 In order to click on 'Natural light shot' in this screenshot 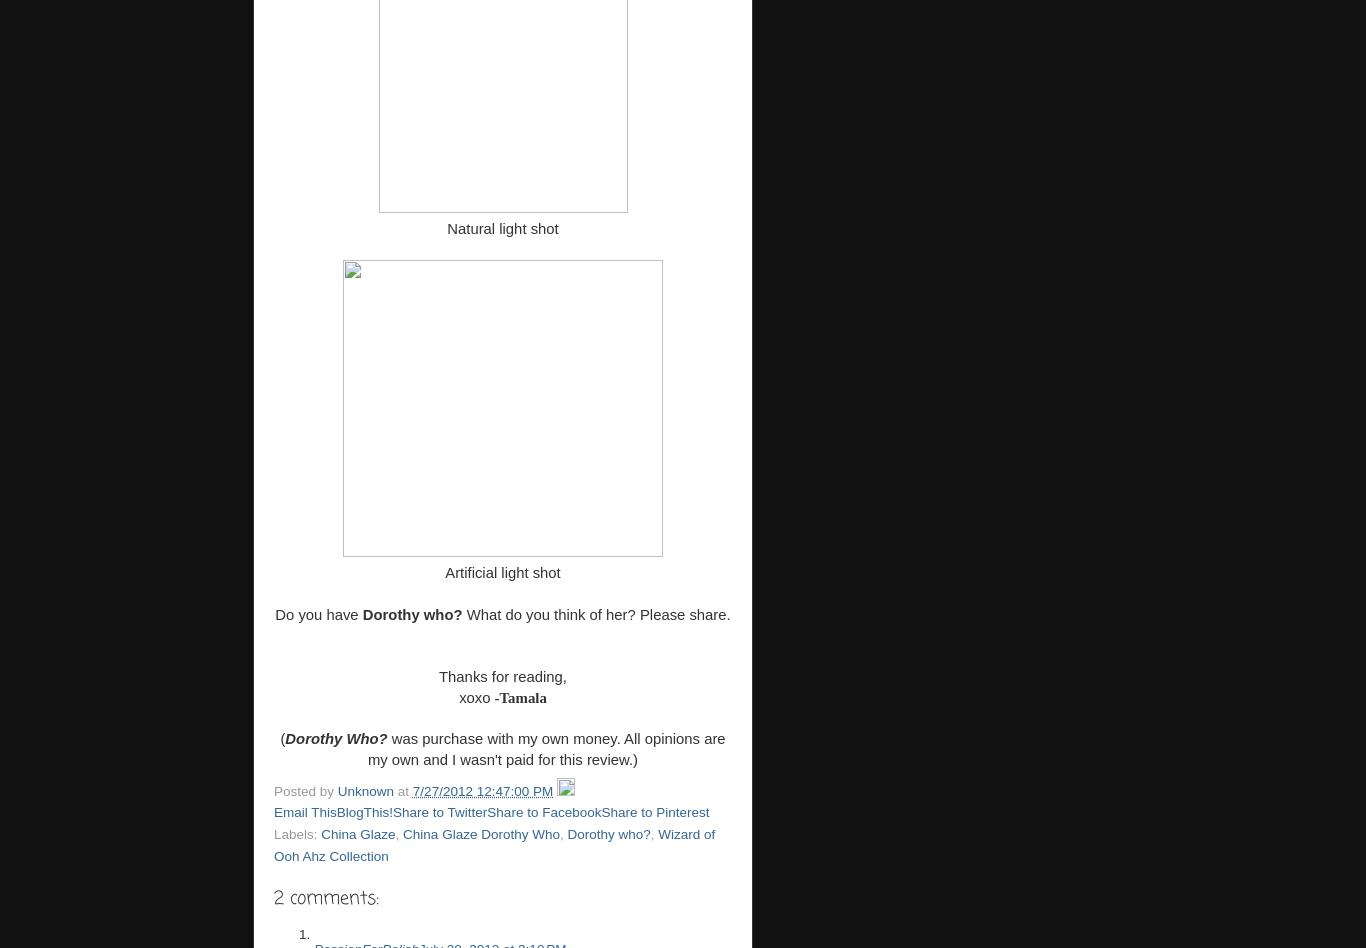, I will do `click(445, 226)`.